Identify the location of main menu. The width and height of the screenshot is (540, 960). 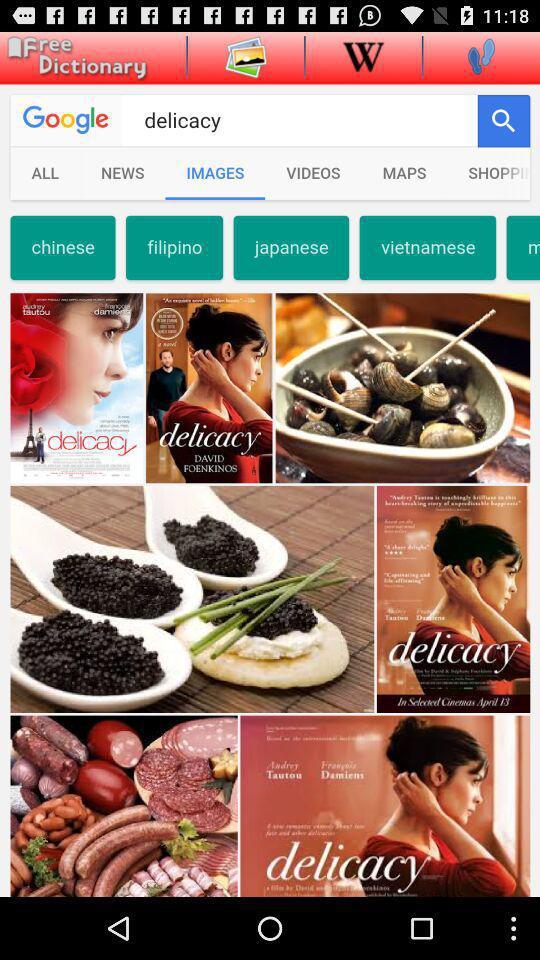
(73, 57).